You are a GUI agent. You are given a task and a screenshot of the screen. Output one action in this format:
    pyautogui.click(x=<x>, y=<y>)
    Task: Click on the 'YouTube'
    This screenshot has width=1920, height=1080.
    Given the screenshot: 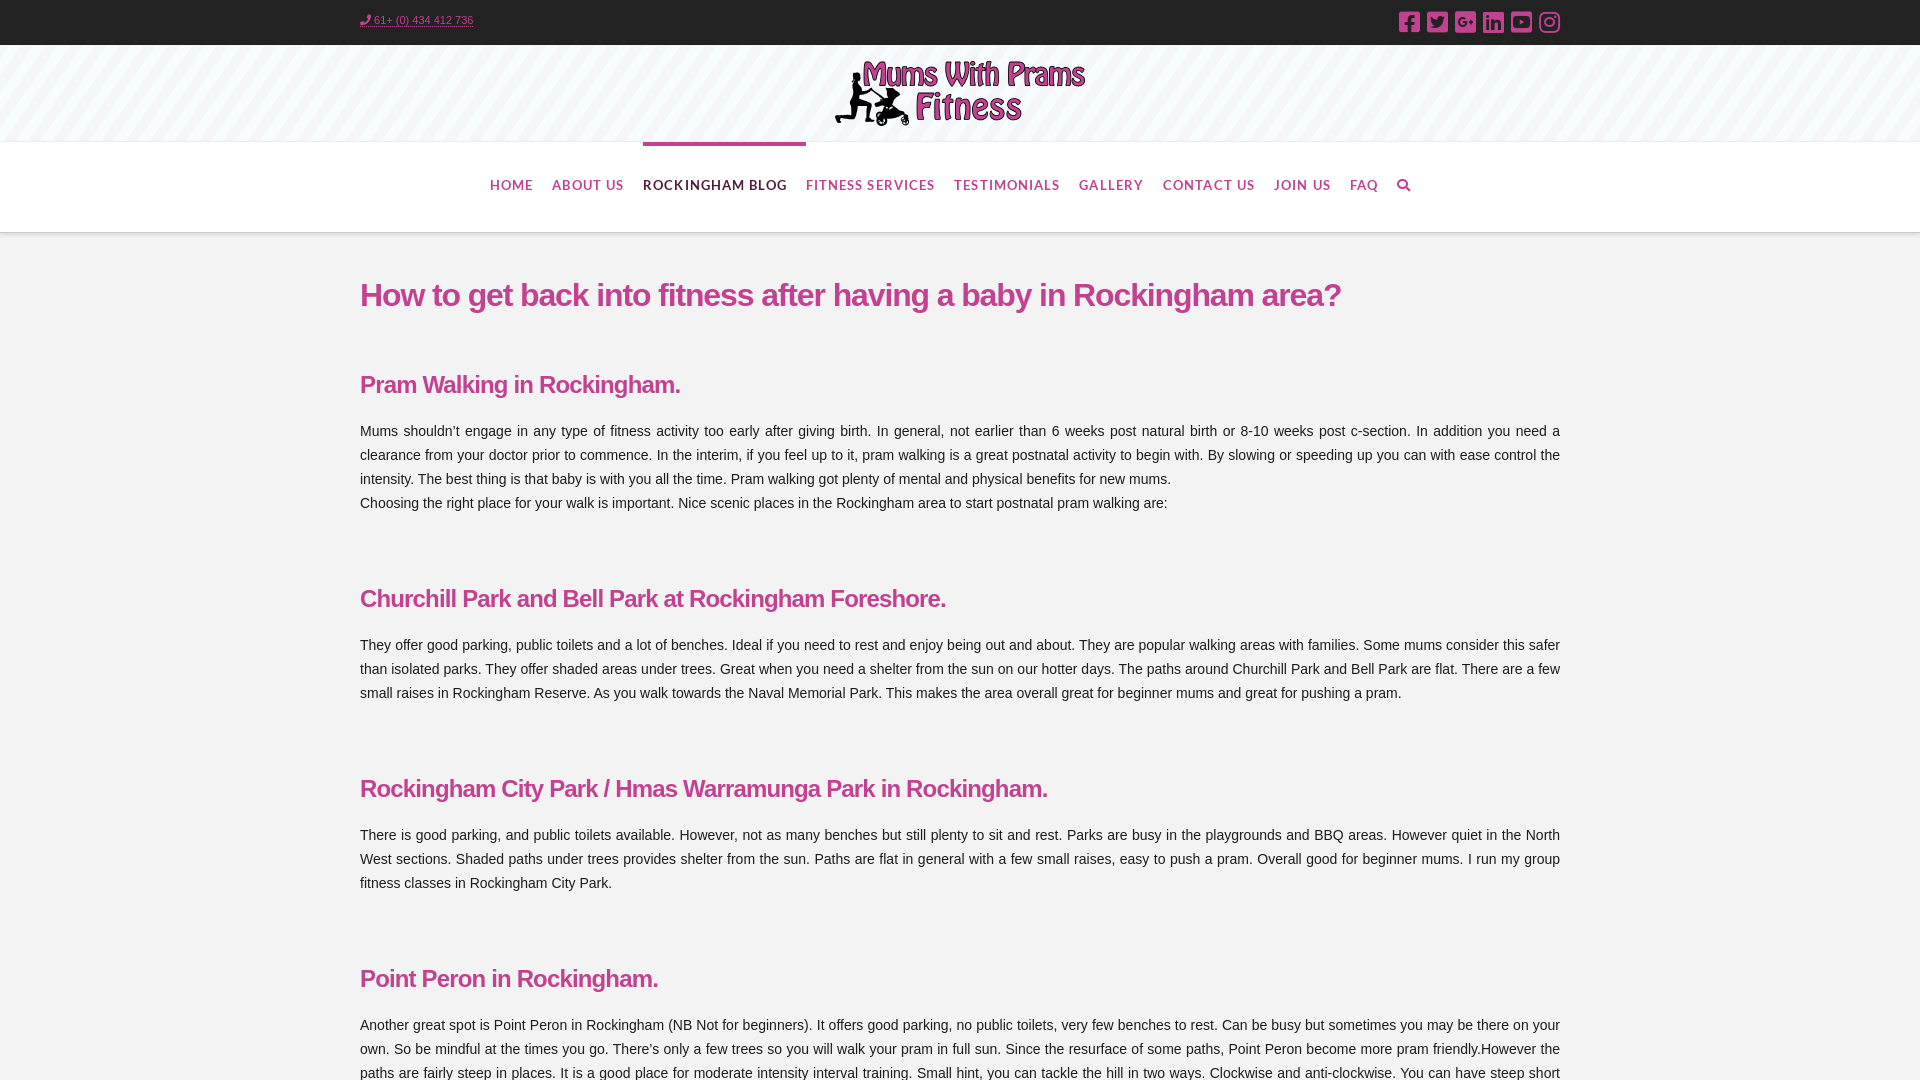 What is the action you would take?
    pyautogui.click(x=1520, y=22)
    